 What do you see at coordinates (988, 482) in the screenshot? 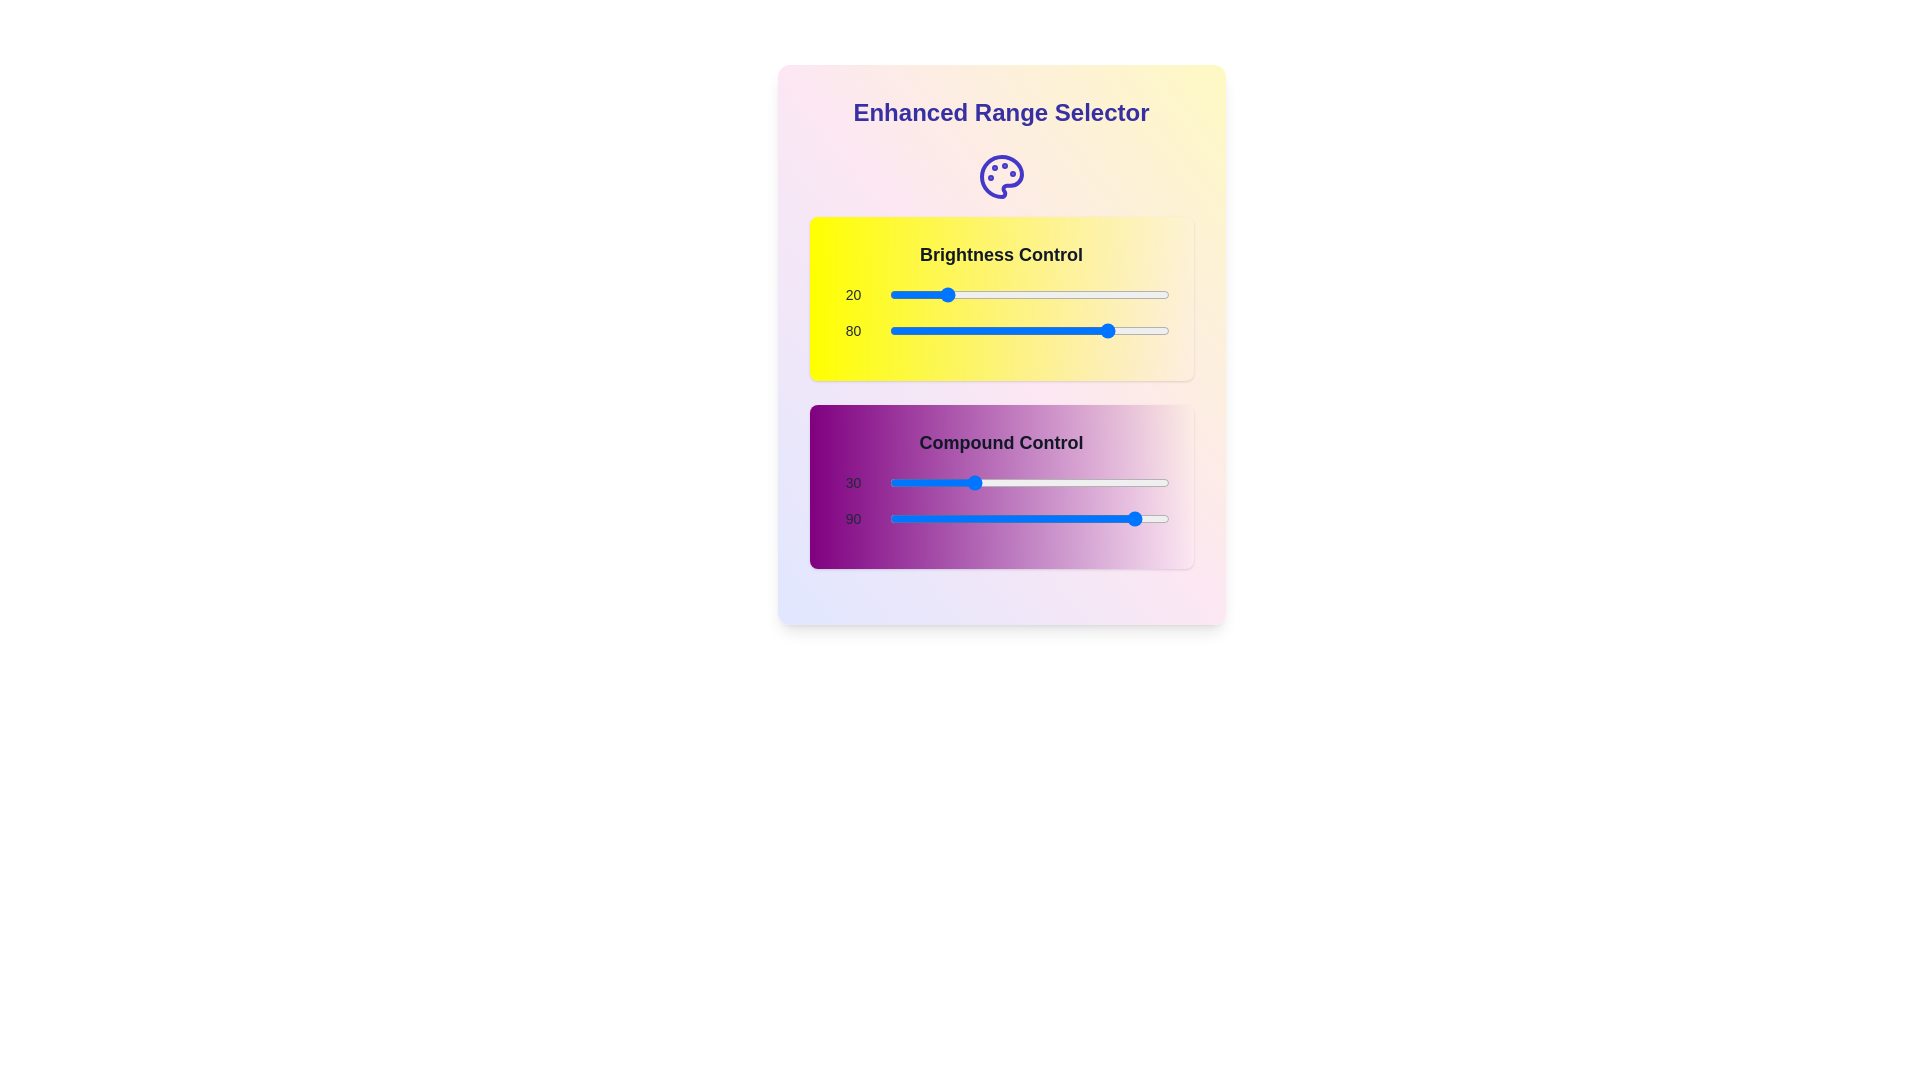
I see `the 'Compound Control' slider to 36 by dragging it to the corresponding position` at bounding box center [988, 482].